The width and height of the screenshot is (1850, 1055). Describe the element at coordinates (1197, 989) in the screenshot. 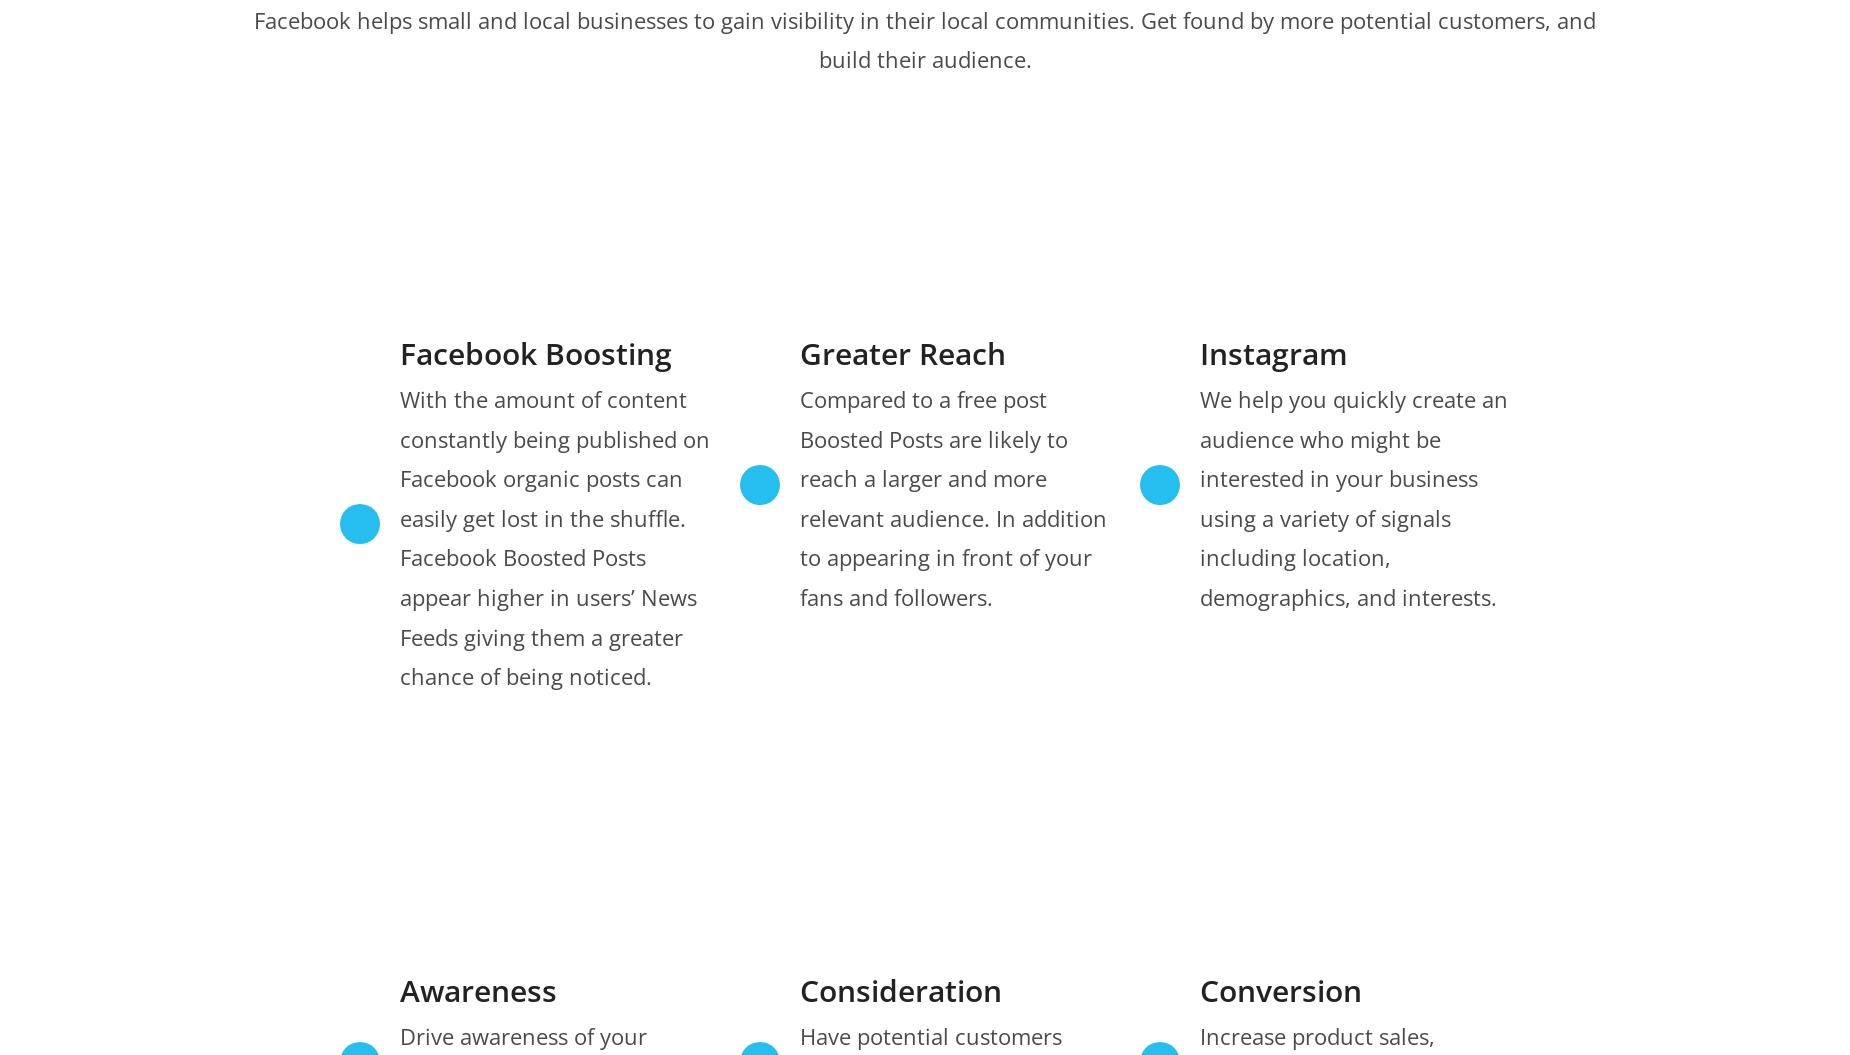

I see `'Conversion'` at that location.